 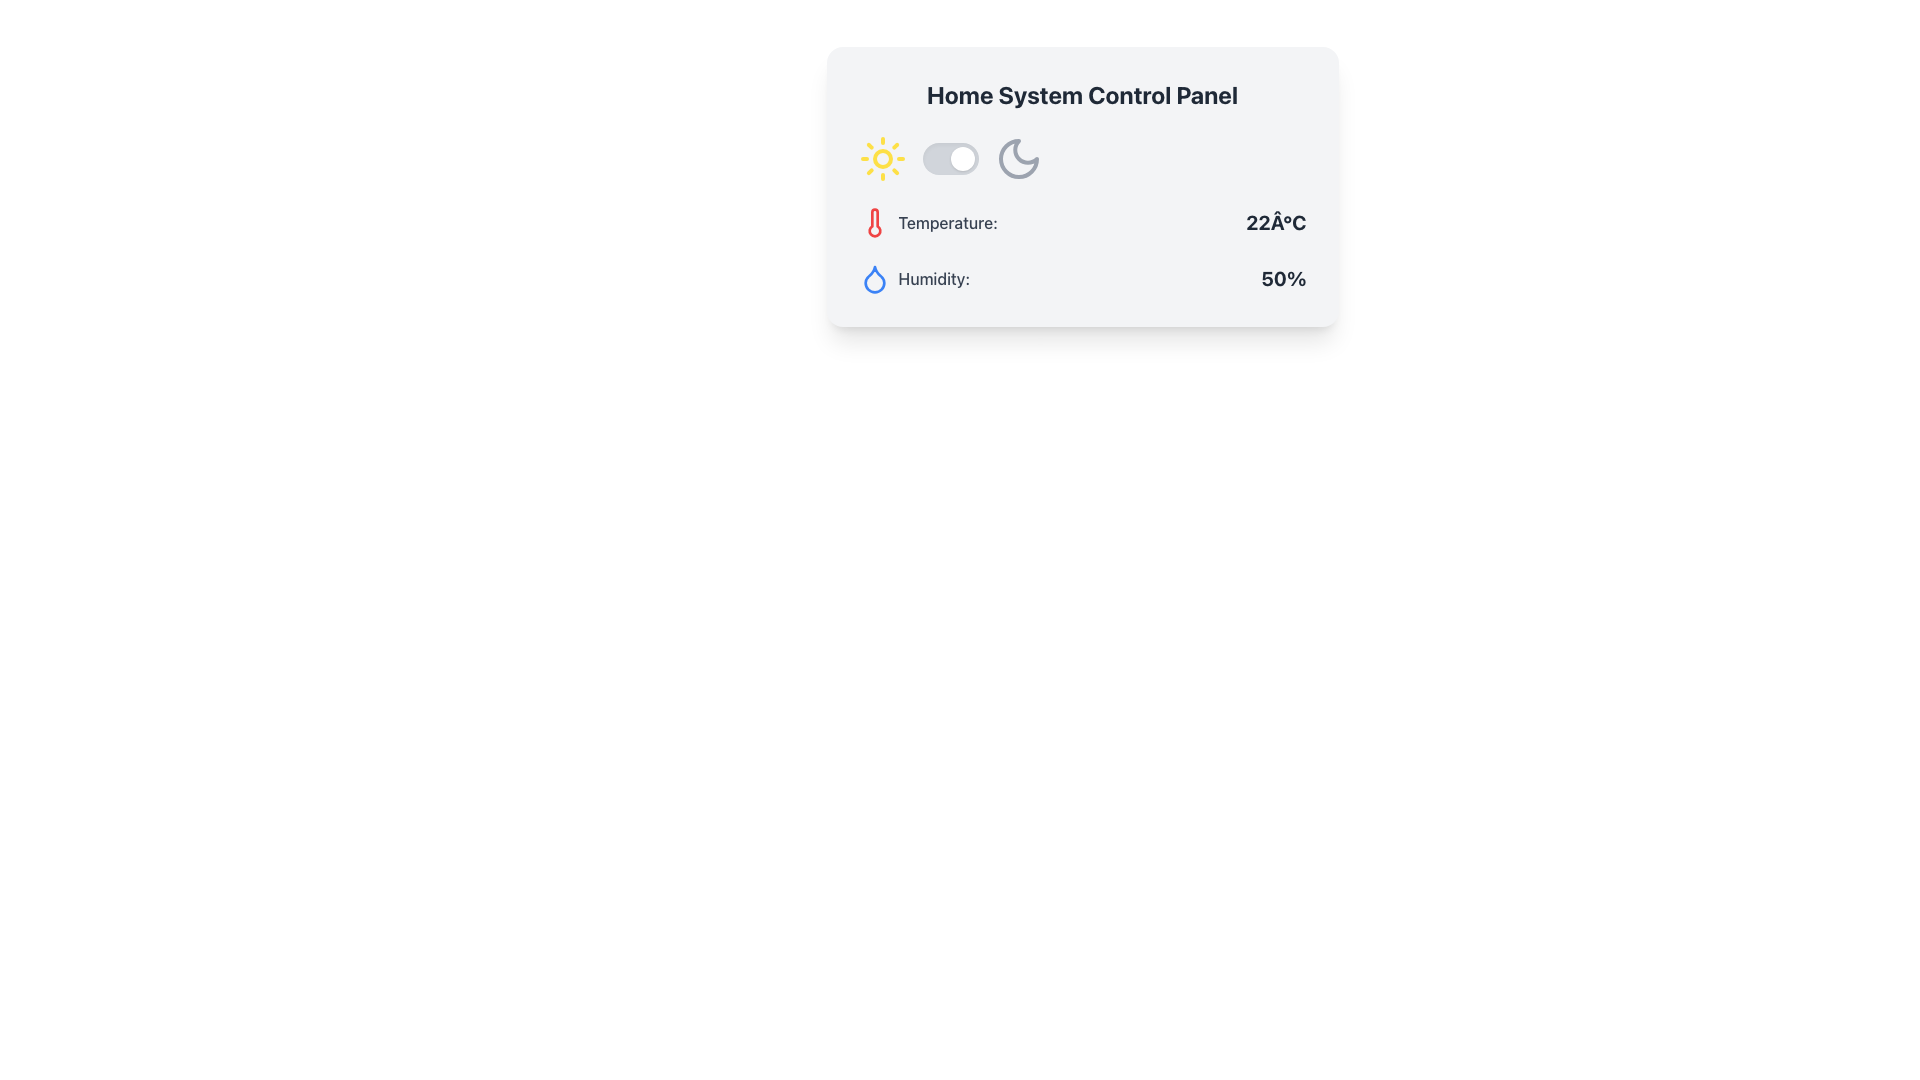 What do you see at coordinates (1018, 157) in the screenshot?
I see `the gray crescent moon icon located in the top-right corner of the 'Home System Control Panel', next to the sun icon and toggle switch` at bounding box center [1018, 157].